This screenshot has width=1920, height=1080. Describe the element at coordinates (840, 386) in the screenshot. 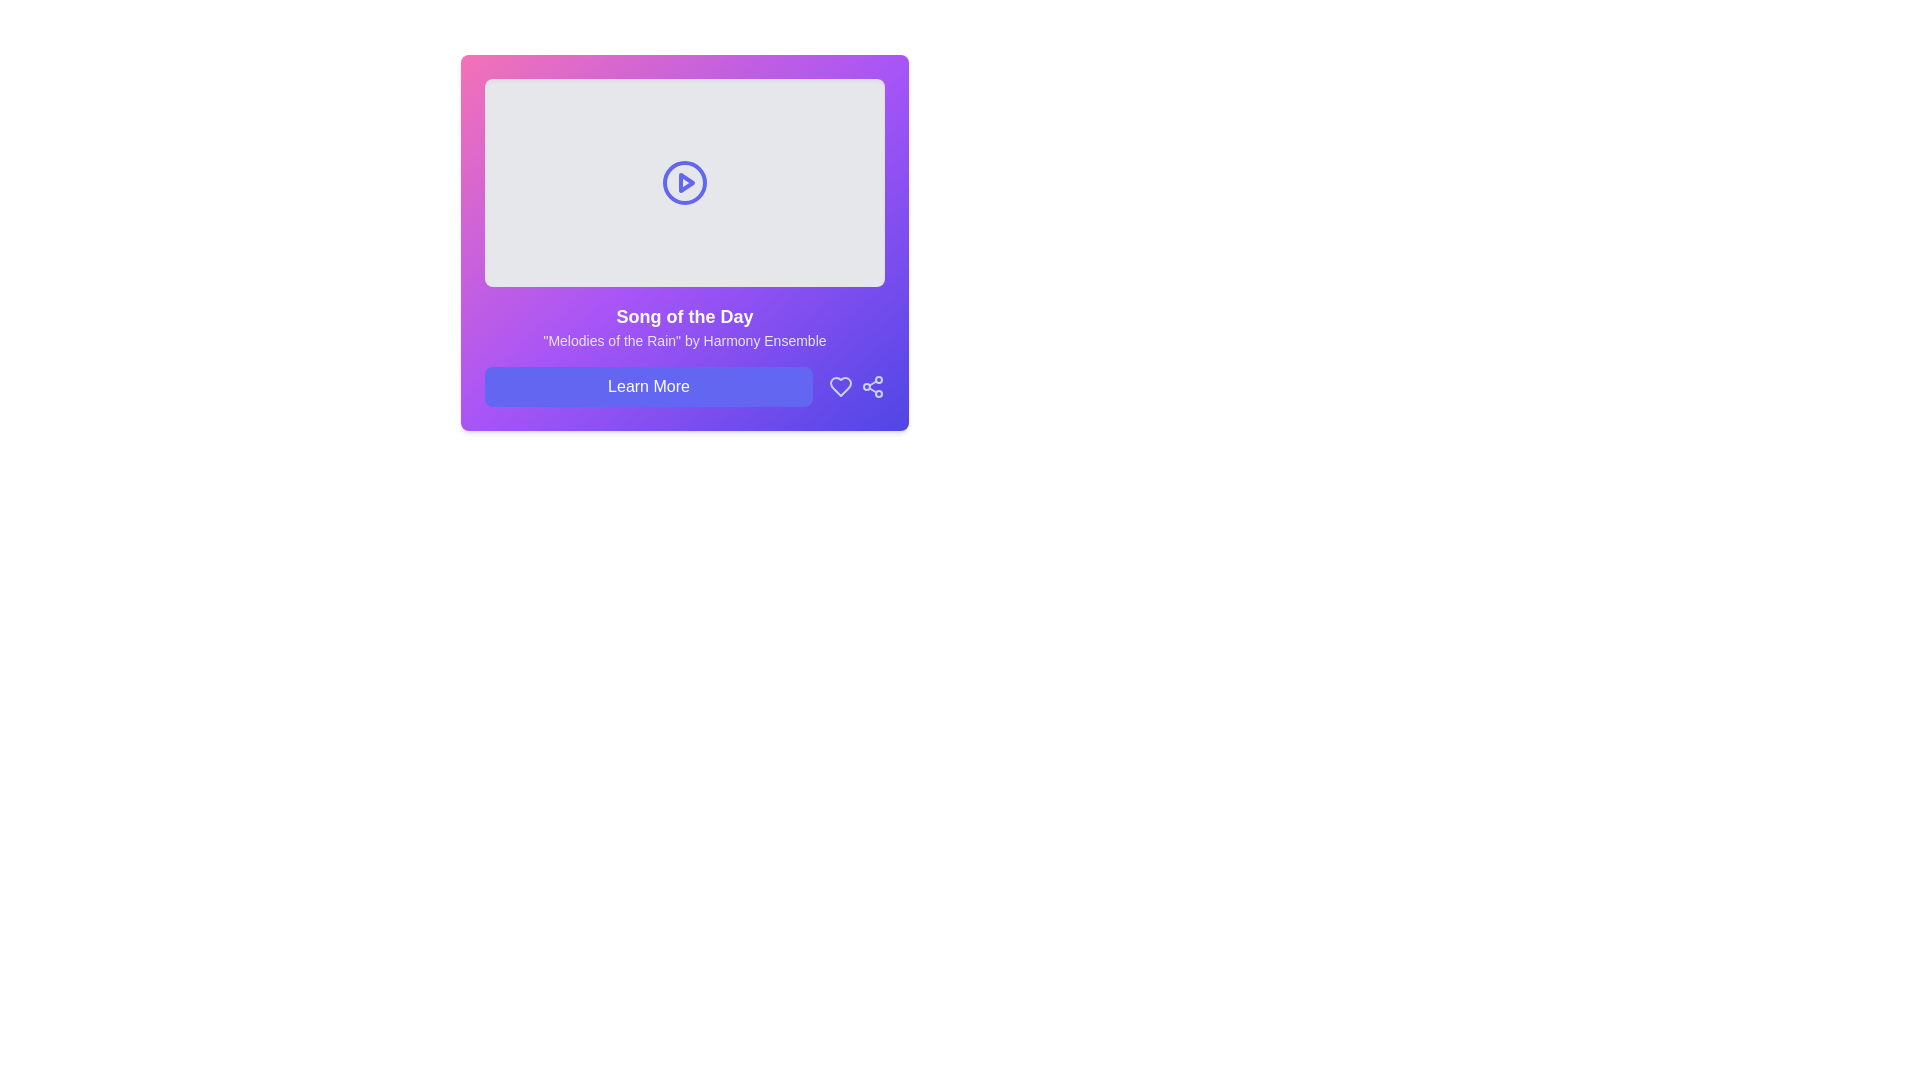

I see `the Heart icon located in the bottom-right section of the card to mark it as a favorite` at that location.